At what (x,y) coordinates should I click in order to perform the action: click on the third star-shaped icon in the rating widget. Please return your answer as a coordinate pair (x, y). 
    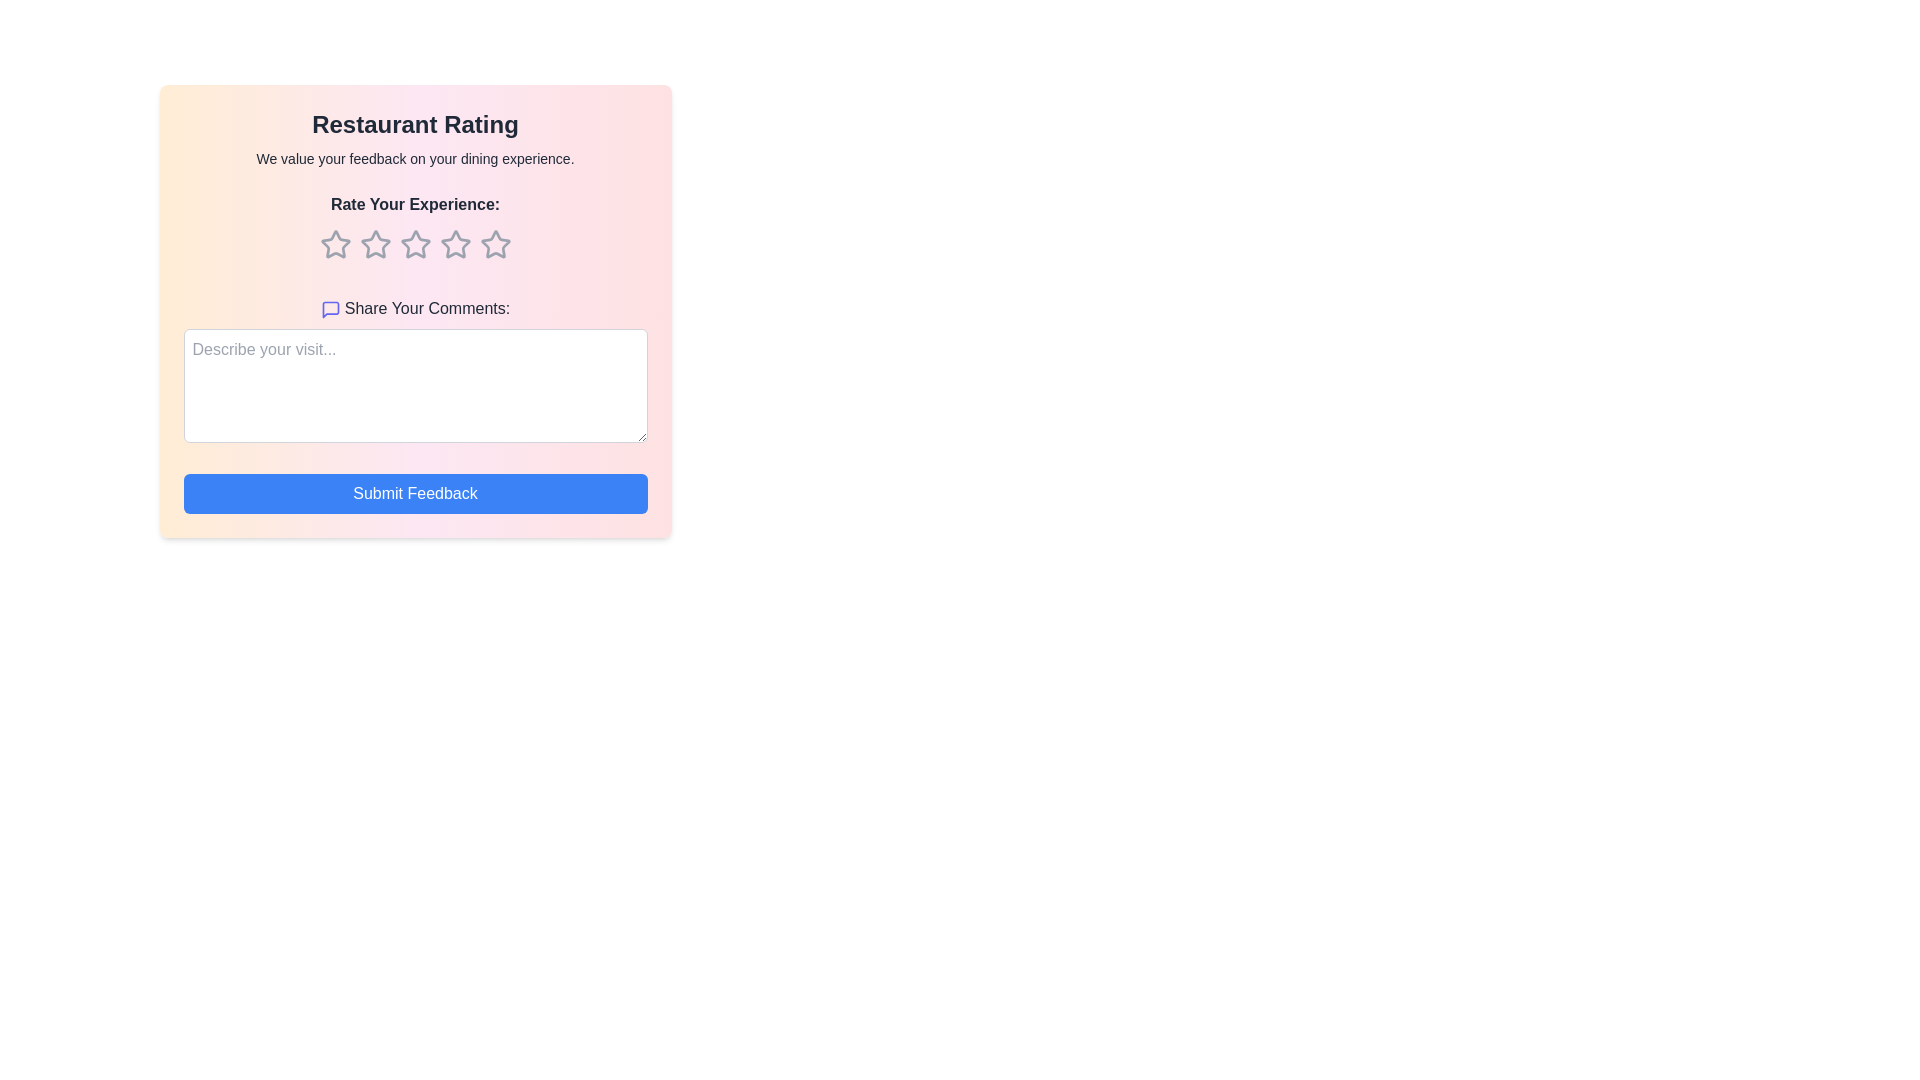
    Looking at the image, I should click on (454, 243).